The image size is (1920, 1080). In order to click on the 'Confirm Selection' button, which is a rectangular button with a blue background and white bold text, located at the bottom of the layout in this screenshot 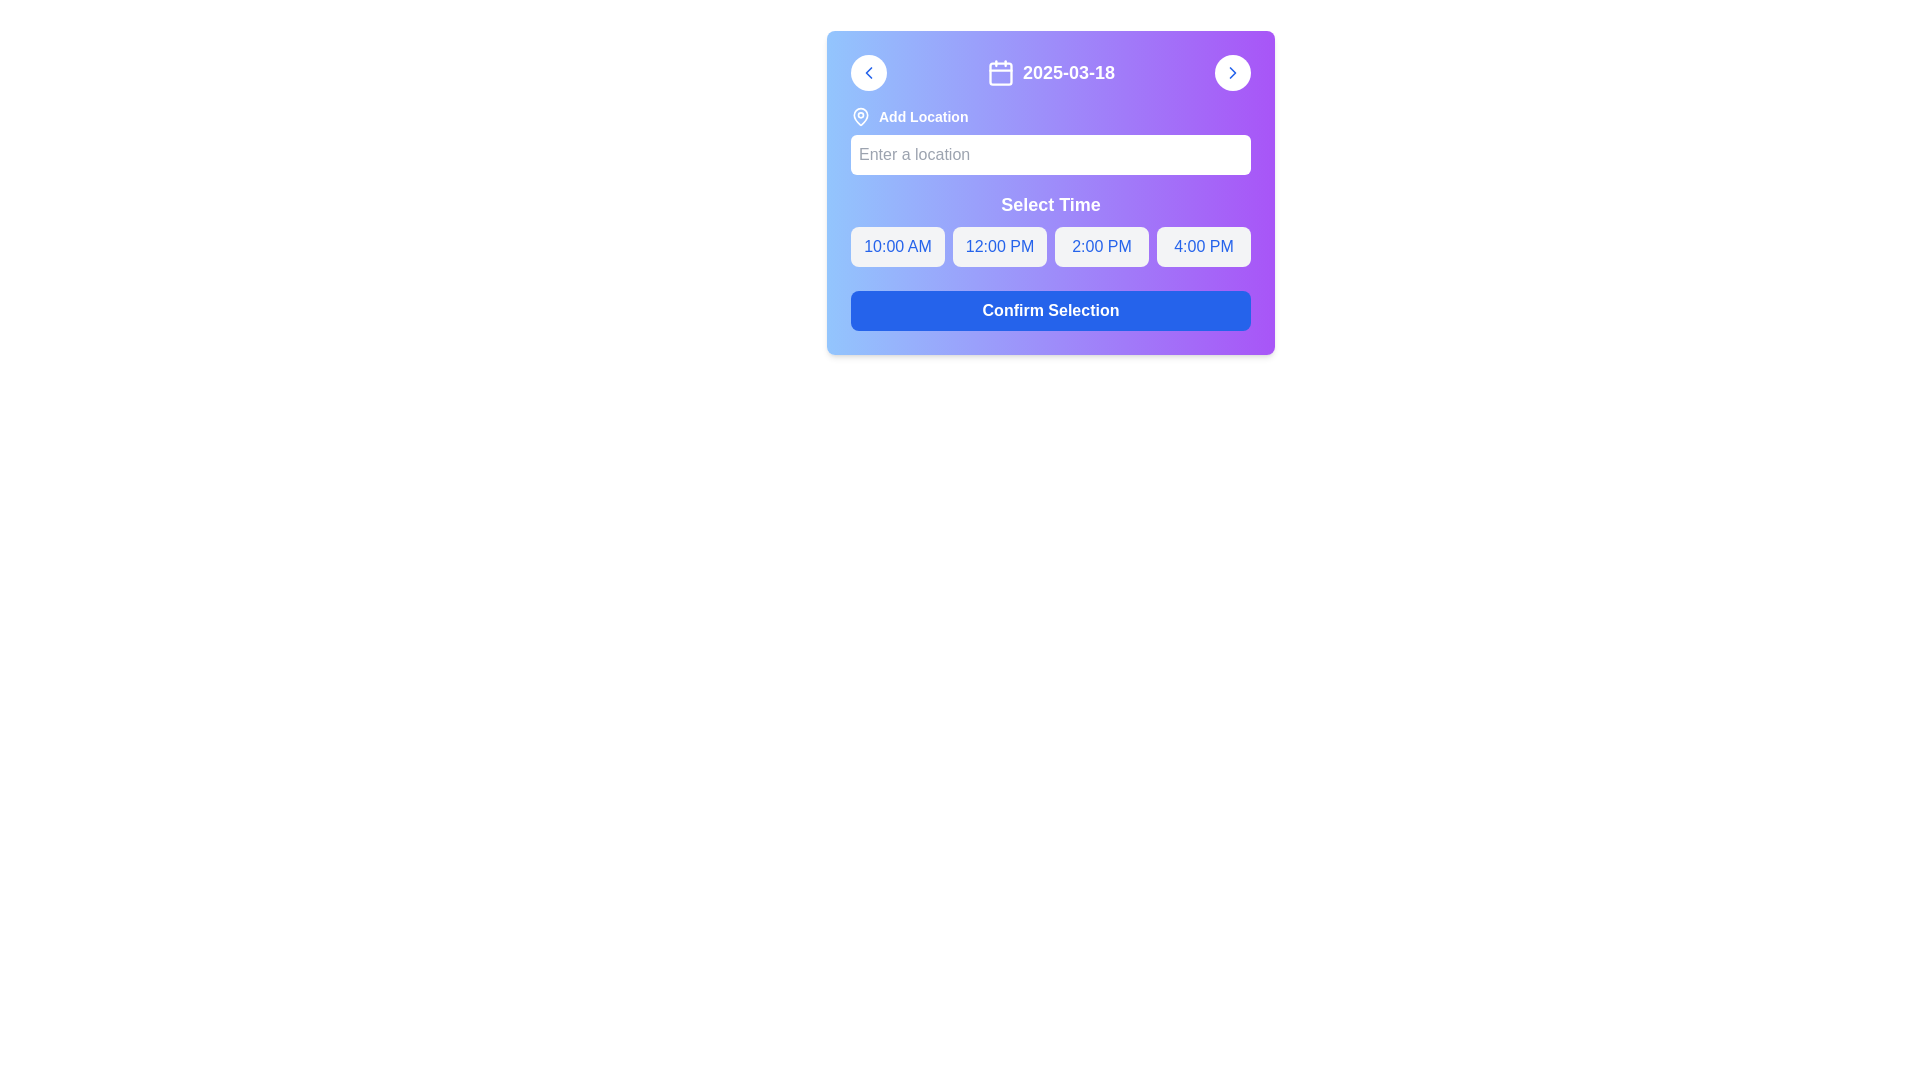, I will do `click(1050, 311)`.